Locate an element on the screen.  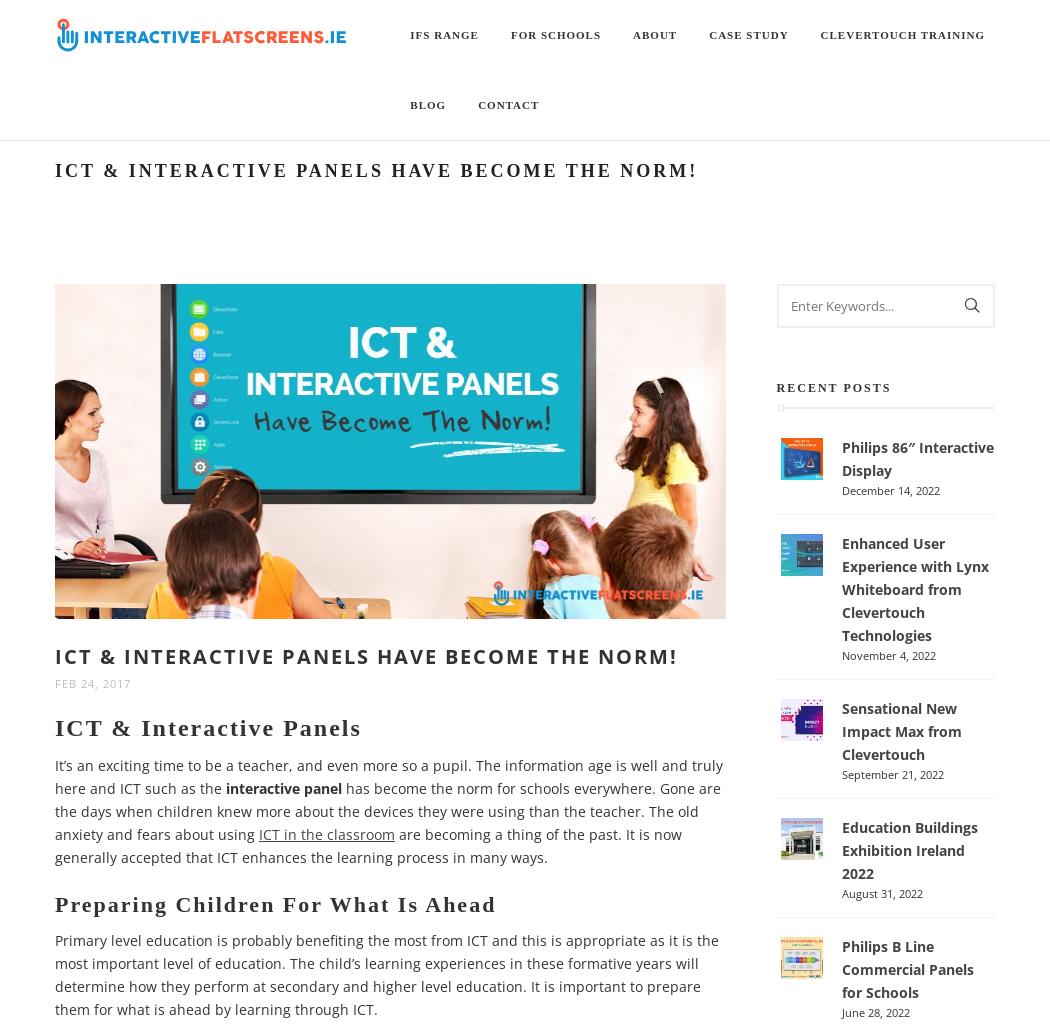
'Recent Posts' is located at coordinates (775, 387).